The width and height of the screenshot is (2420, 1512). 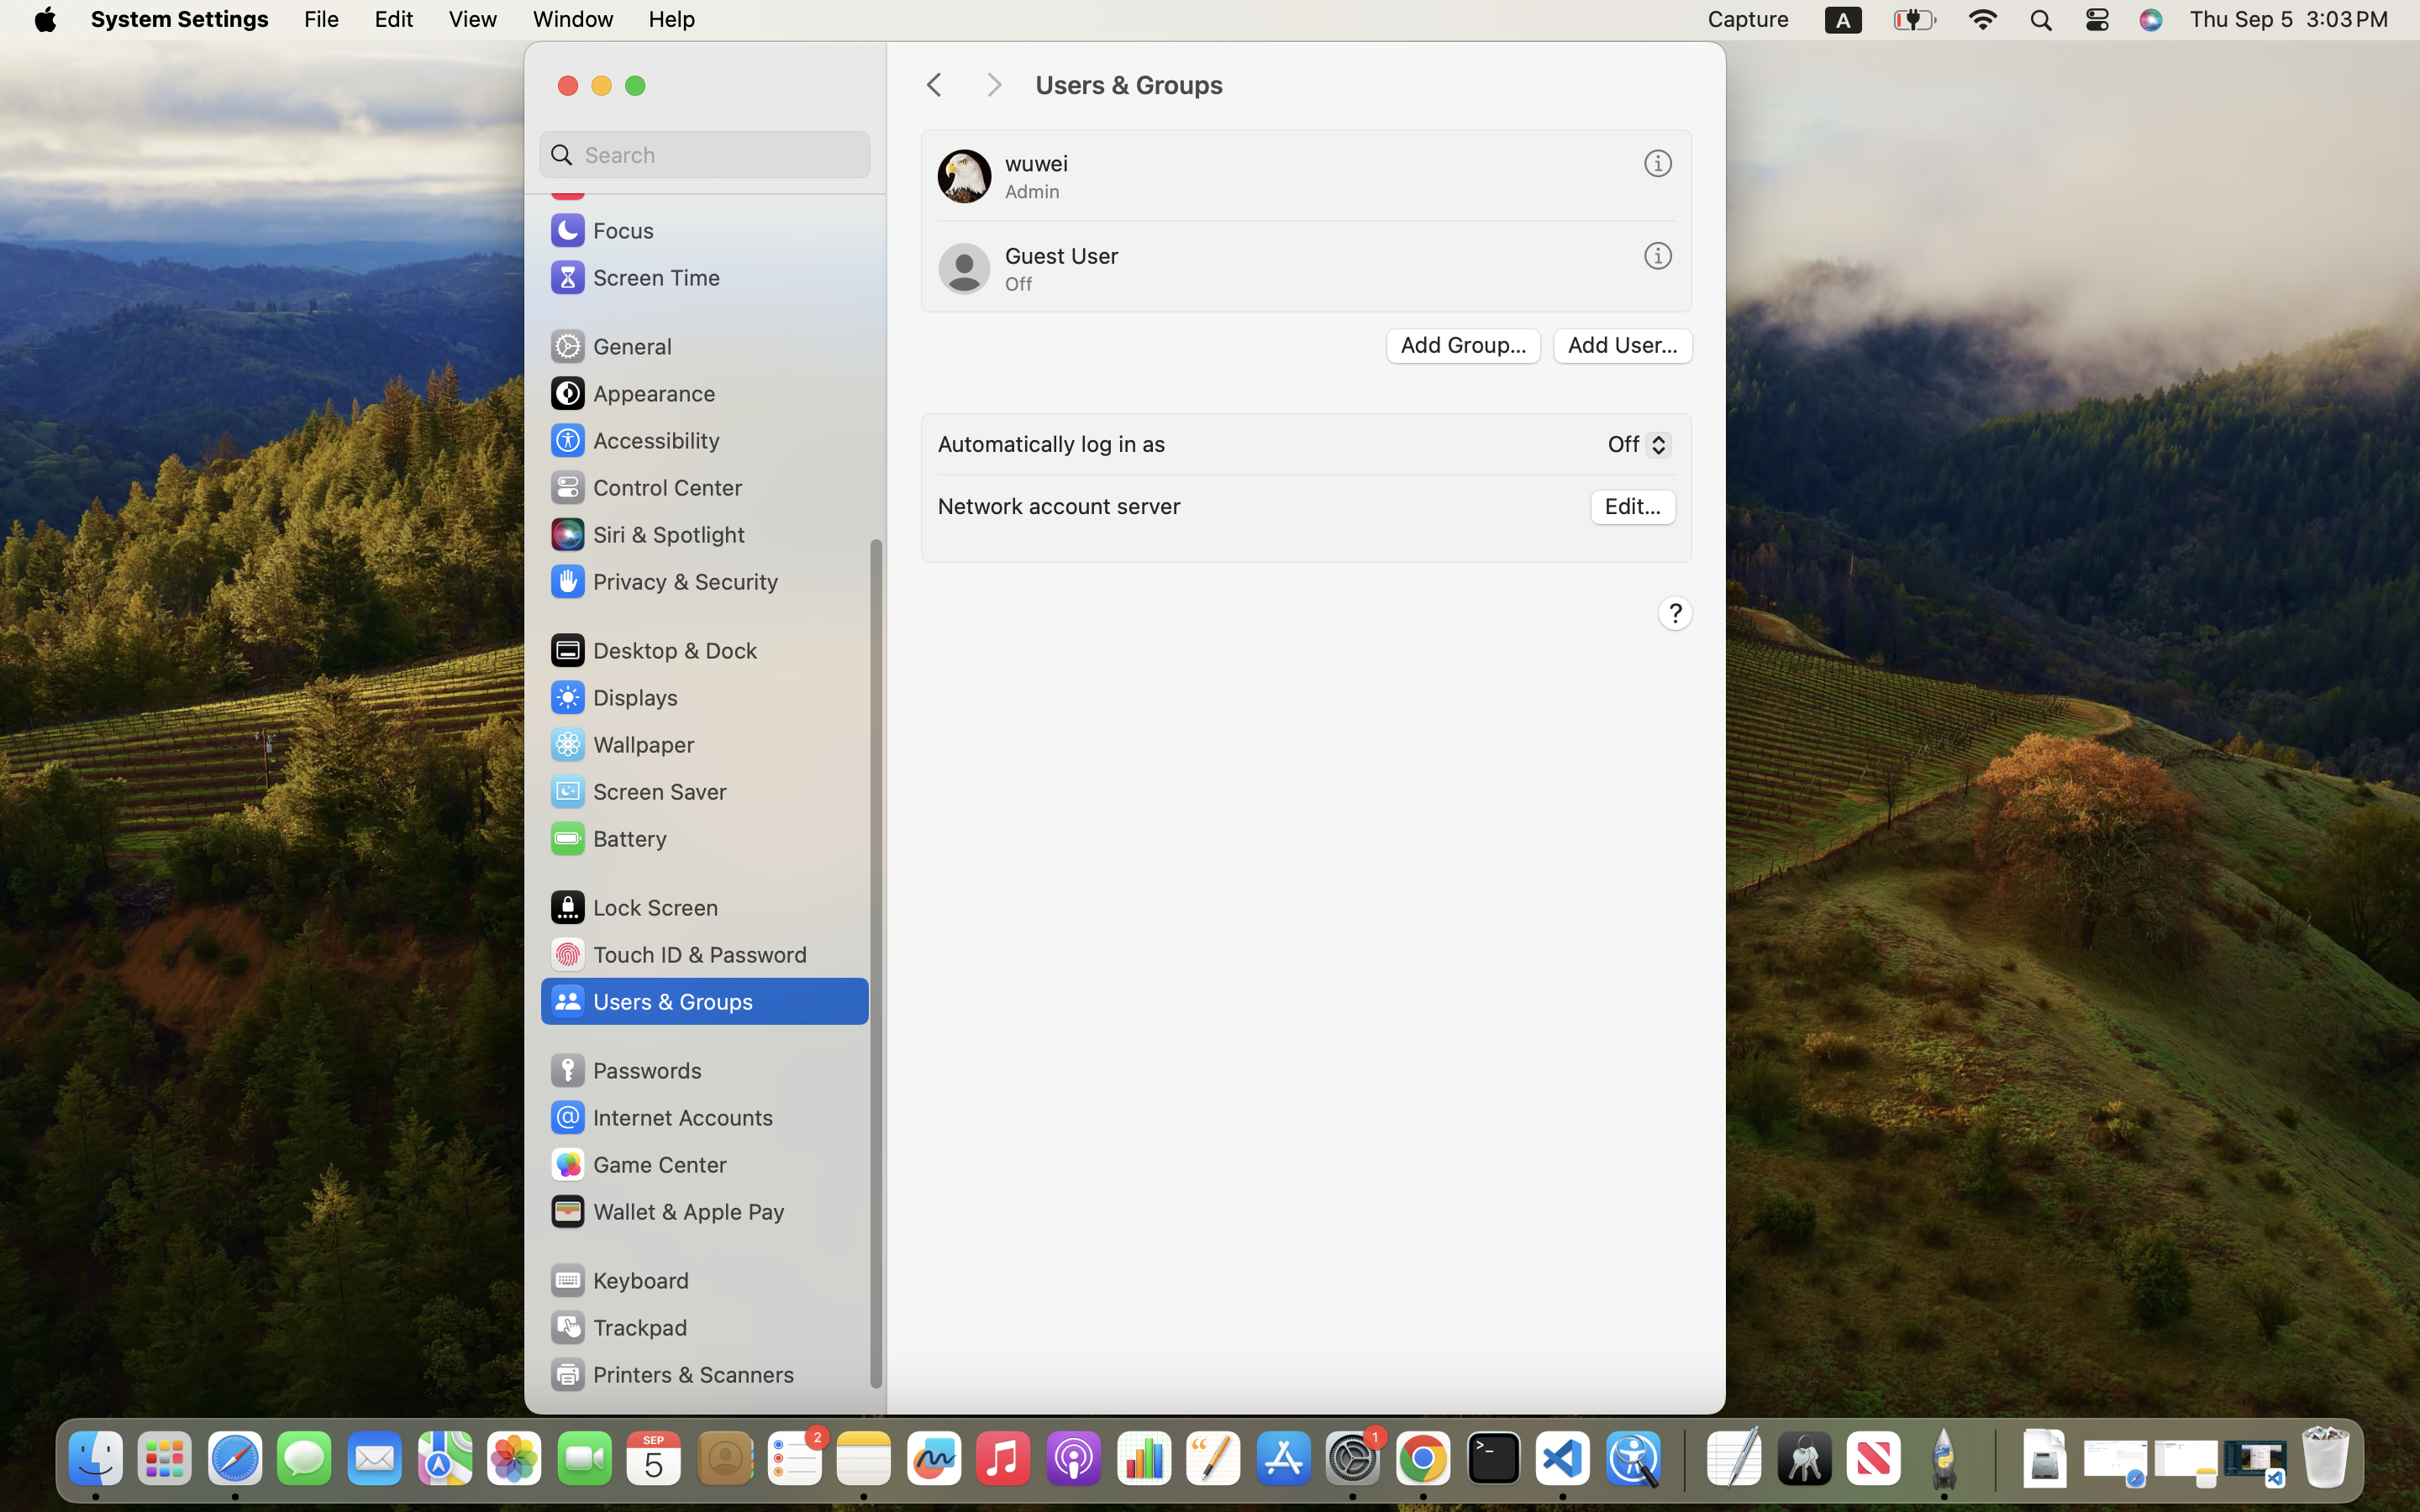 What do you see at coordinates (660, 1117) in the screenshot?
I see `'Internet Accounts'` at bounding box center [660, 1117].